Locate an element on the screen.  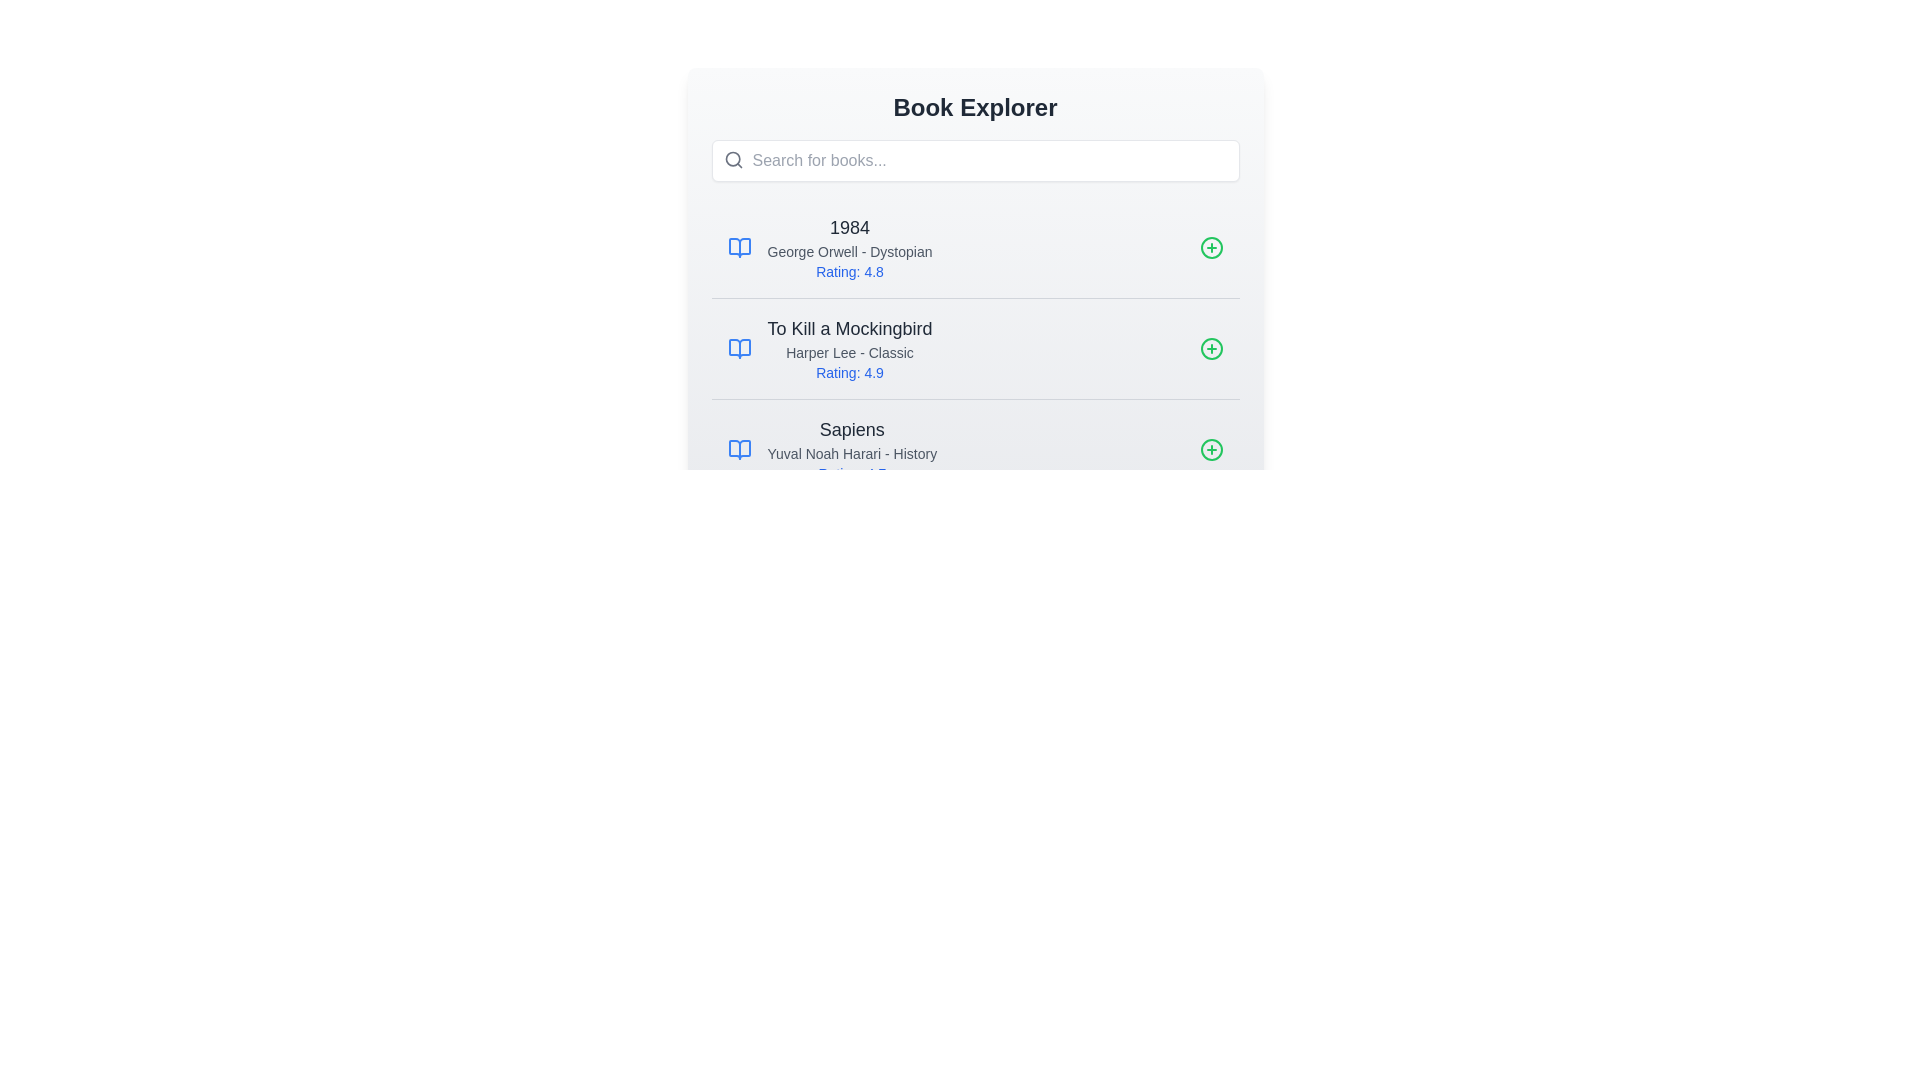
and copy the placeholder text from the text input field located below the 'Book Explorer' header is located at coordinates (975, 160).